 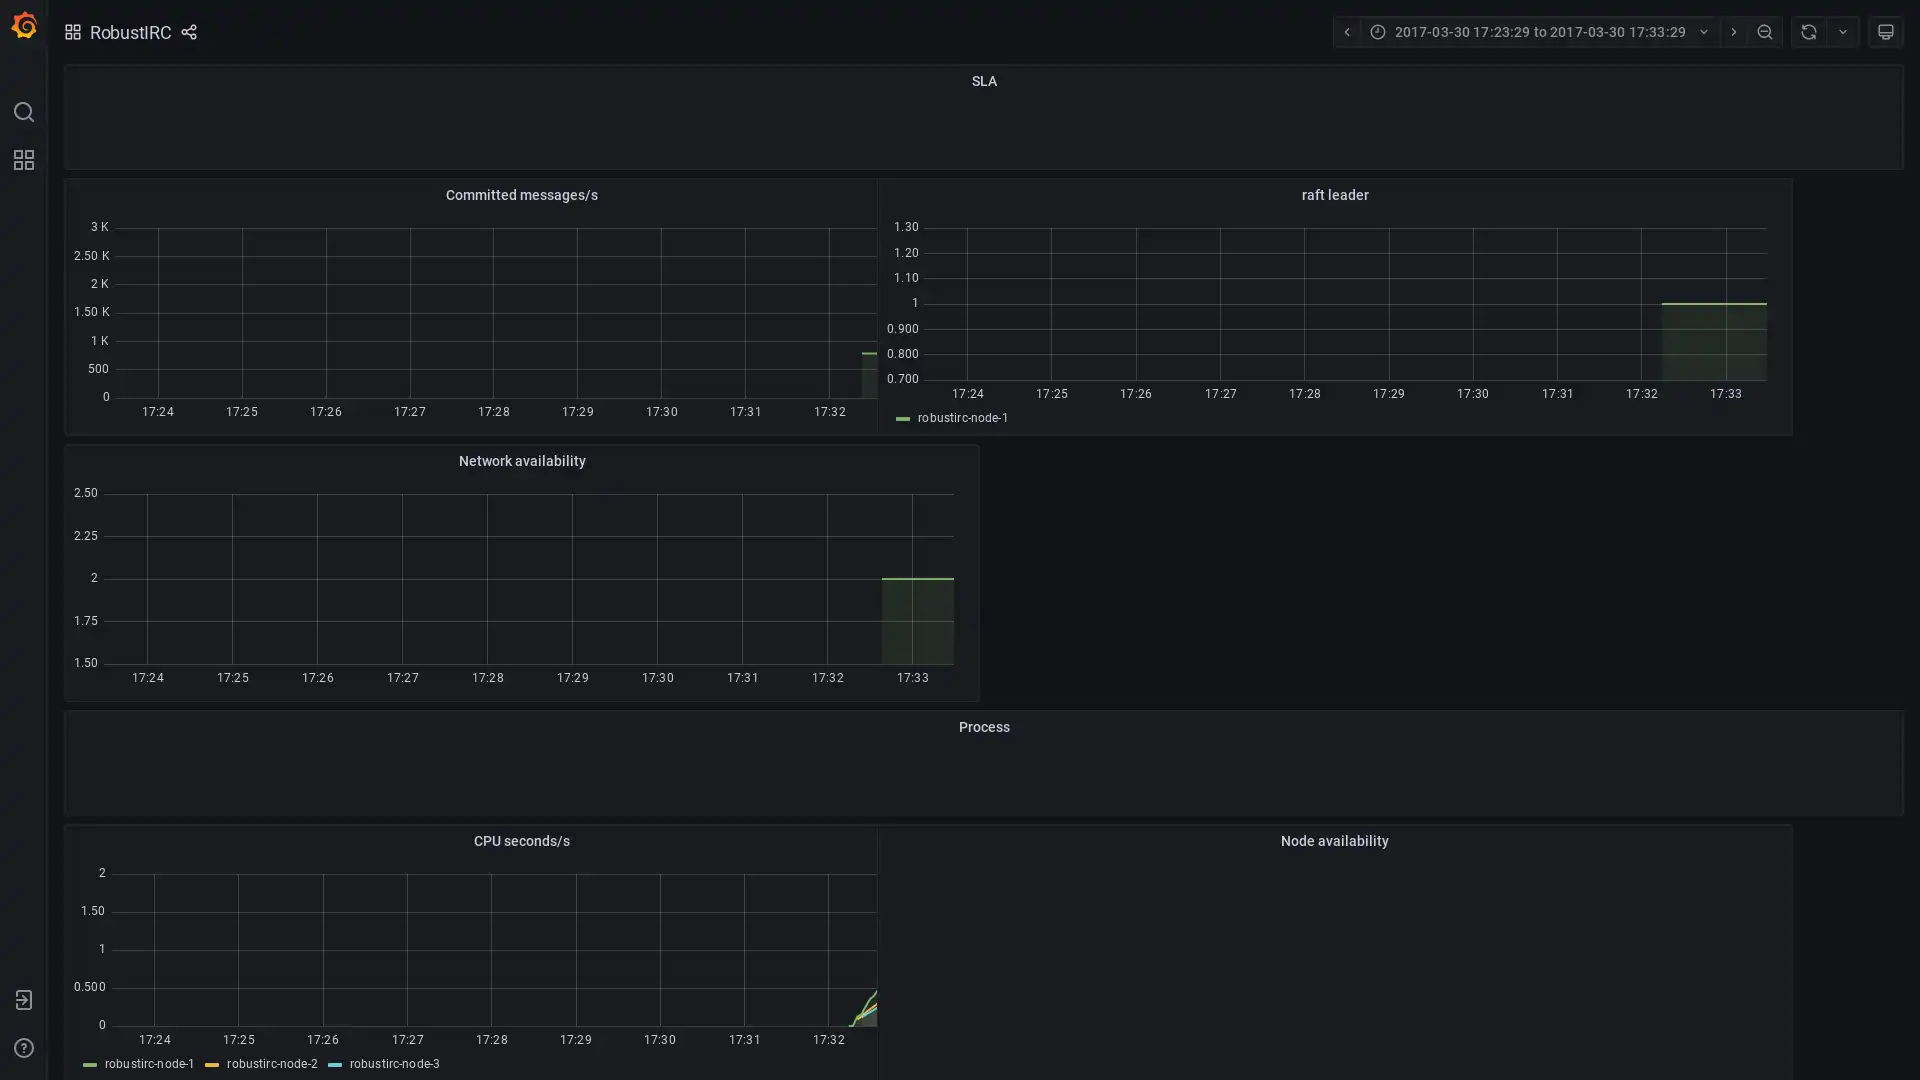 What do you see at coordinates (1732, 31) in the screenshot?
I see `Move time range forwards` at bounding box center [1732, 31].